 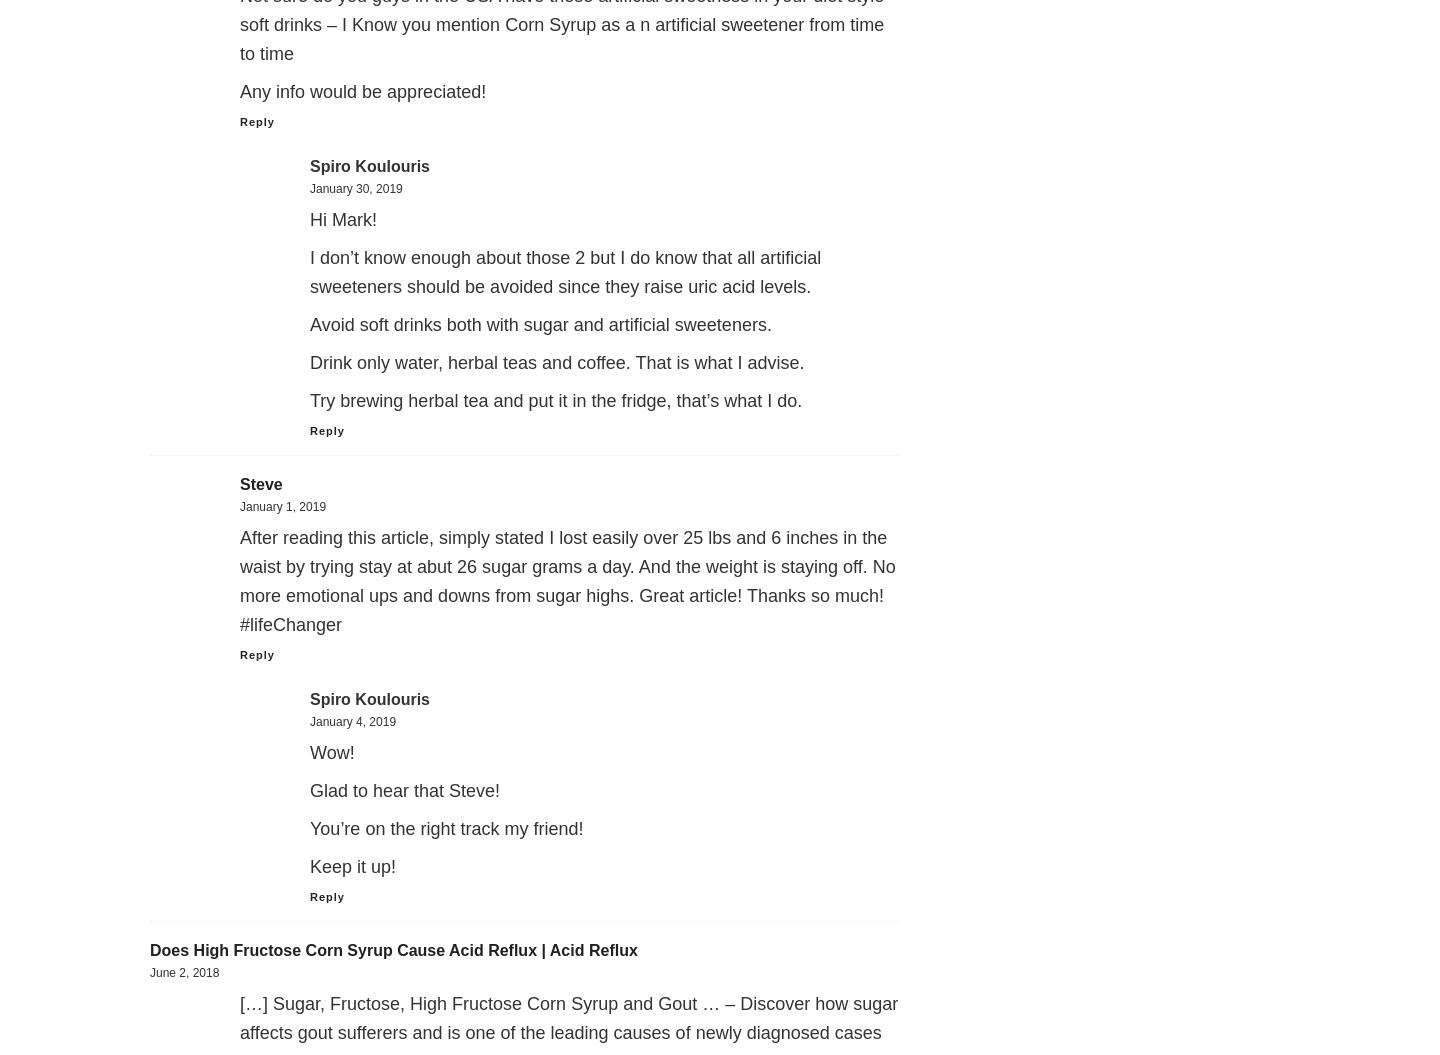 What do you see at coordinates (446, 829) in the screenshot?
I see `'You’re on the right track my friend!'` at bounding box center [446, 829].